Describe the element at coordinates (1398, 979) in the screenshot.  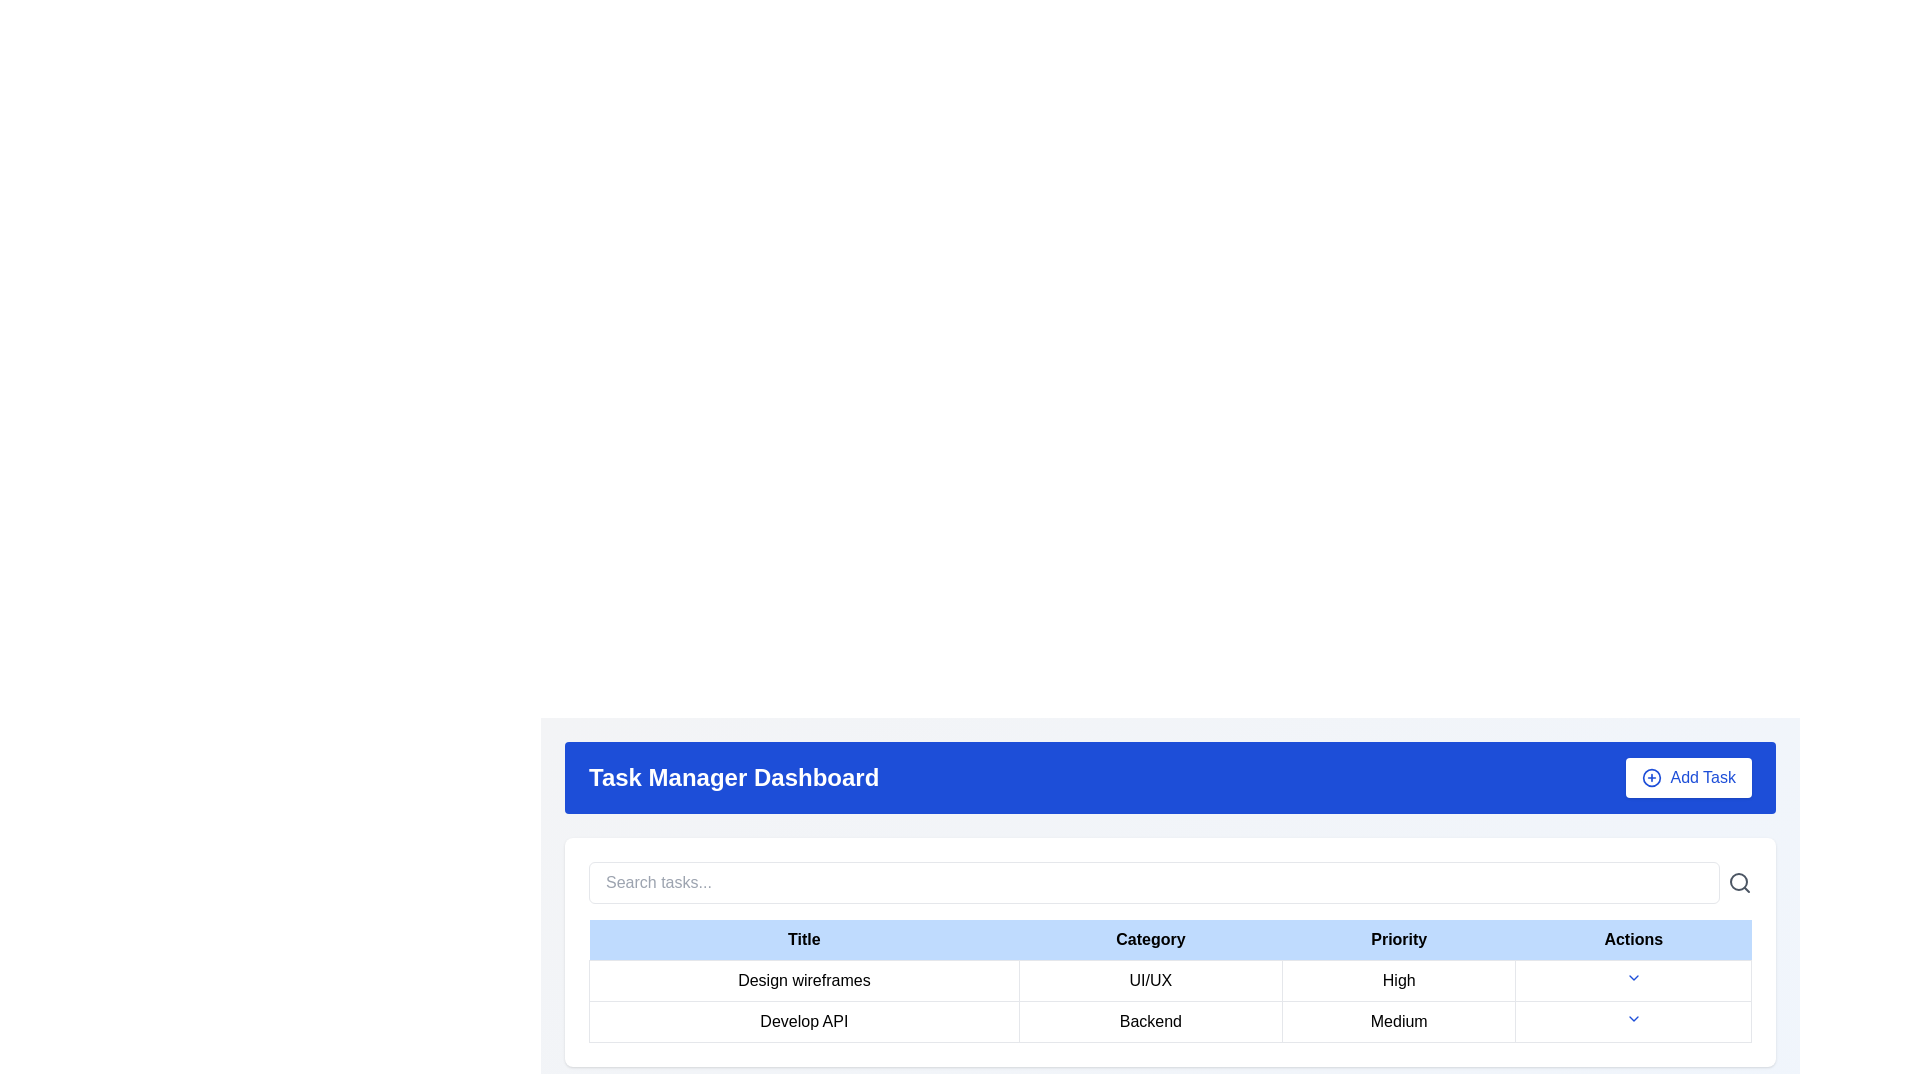
I see `the high priority status text label located in the 'Priority' column, positioned between the 'UI/UX' entry and the 'Actions' dropdown menu` at that location.